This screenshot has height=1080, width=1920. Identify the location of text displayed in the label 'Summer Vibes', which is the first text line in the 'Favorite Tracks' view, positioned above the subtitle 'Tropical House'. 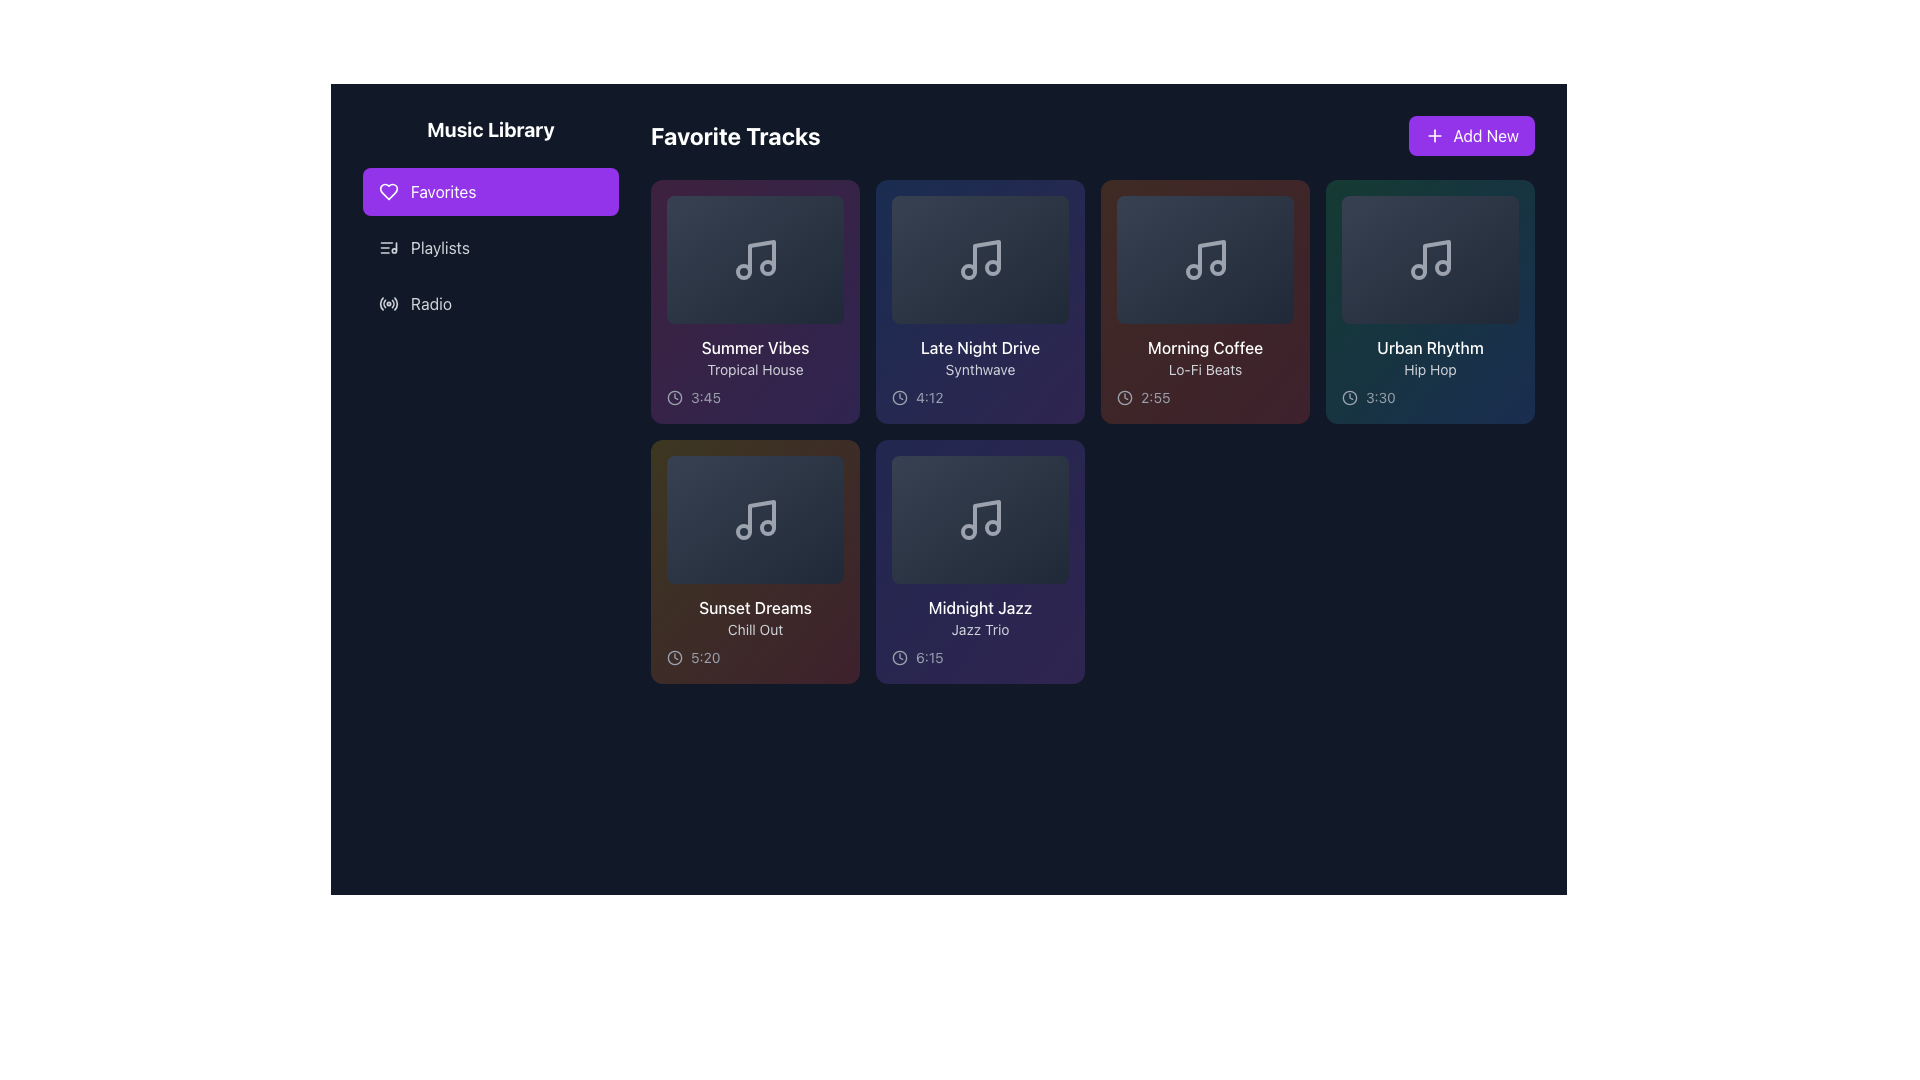
(754, 346).